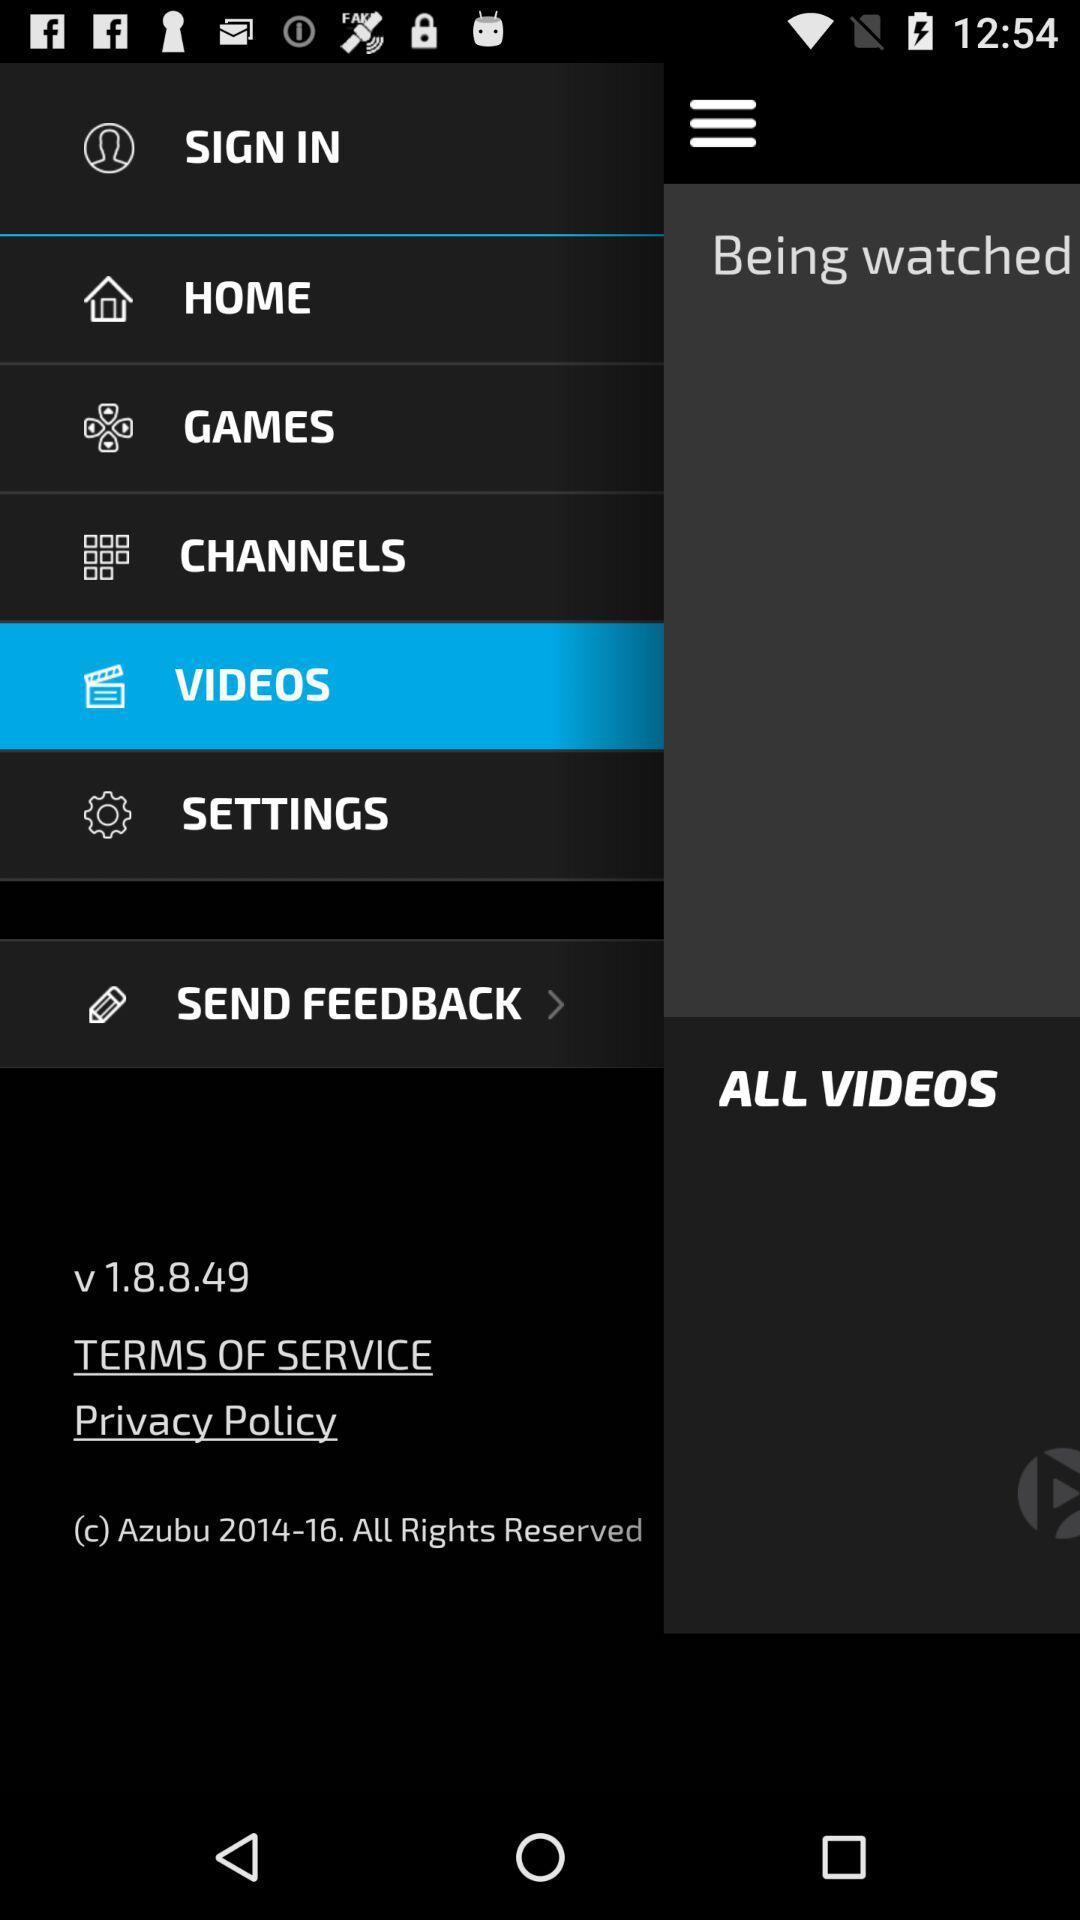 The height and width of the screenshot is (1920, 1080). I want to click on the privacy policy item, so click(205, 1433).